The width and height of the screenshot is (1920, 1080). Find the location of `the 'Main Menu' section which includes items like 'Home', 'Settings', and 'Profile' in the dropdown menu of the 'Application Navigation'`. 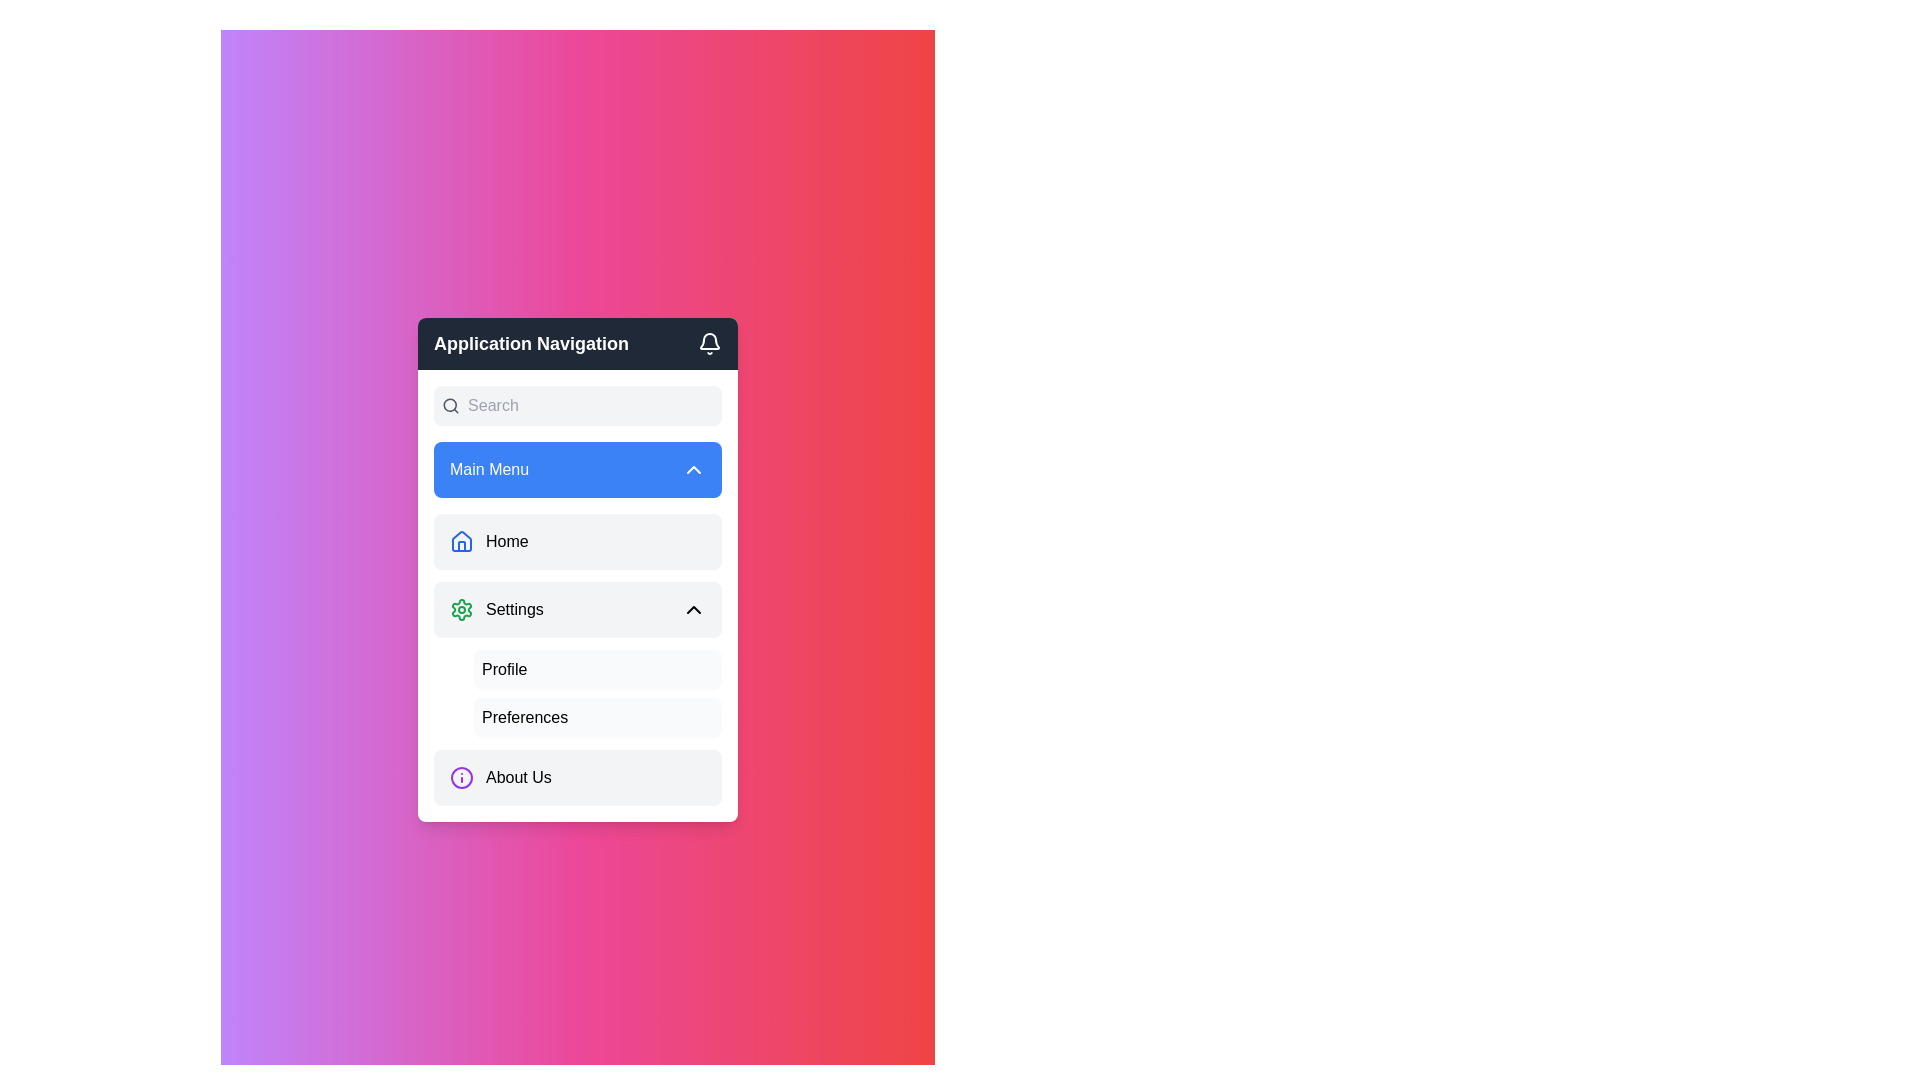

the 'Main Menu' section which includes items like 'Home', 'Settings', and 'Profile' in the dropdown menu of the 'Application Navigation' is located at coordinates (576, 595).